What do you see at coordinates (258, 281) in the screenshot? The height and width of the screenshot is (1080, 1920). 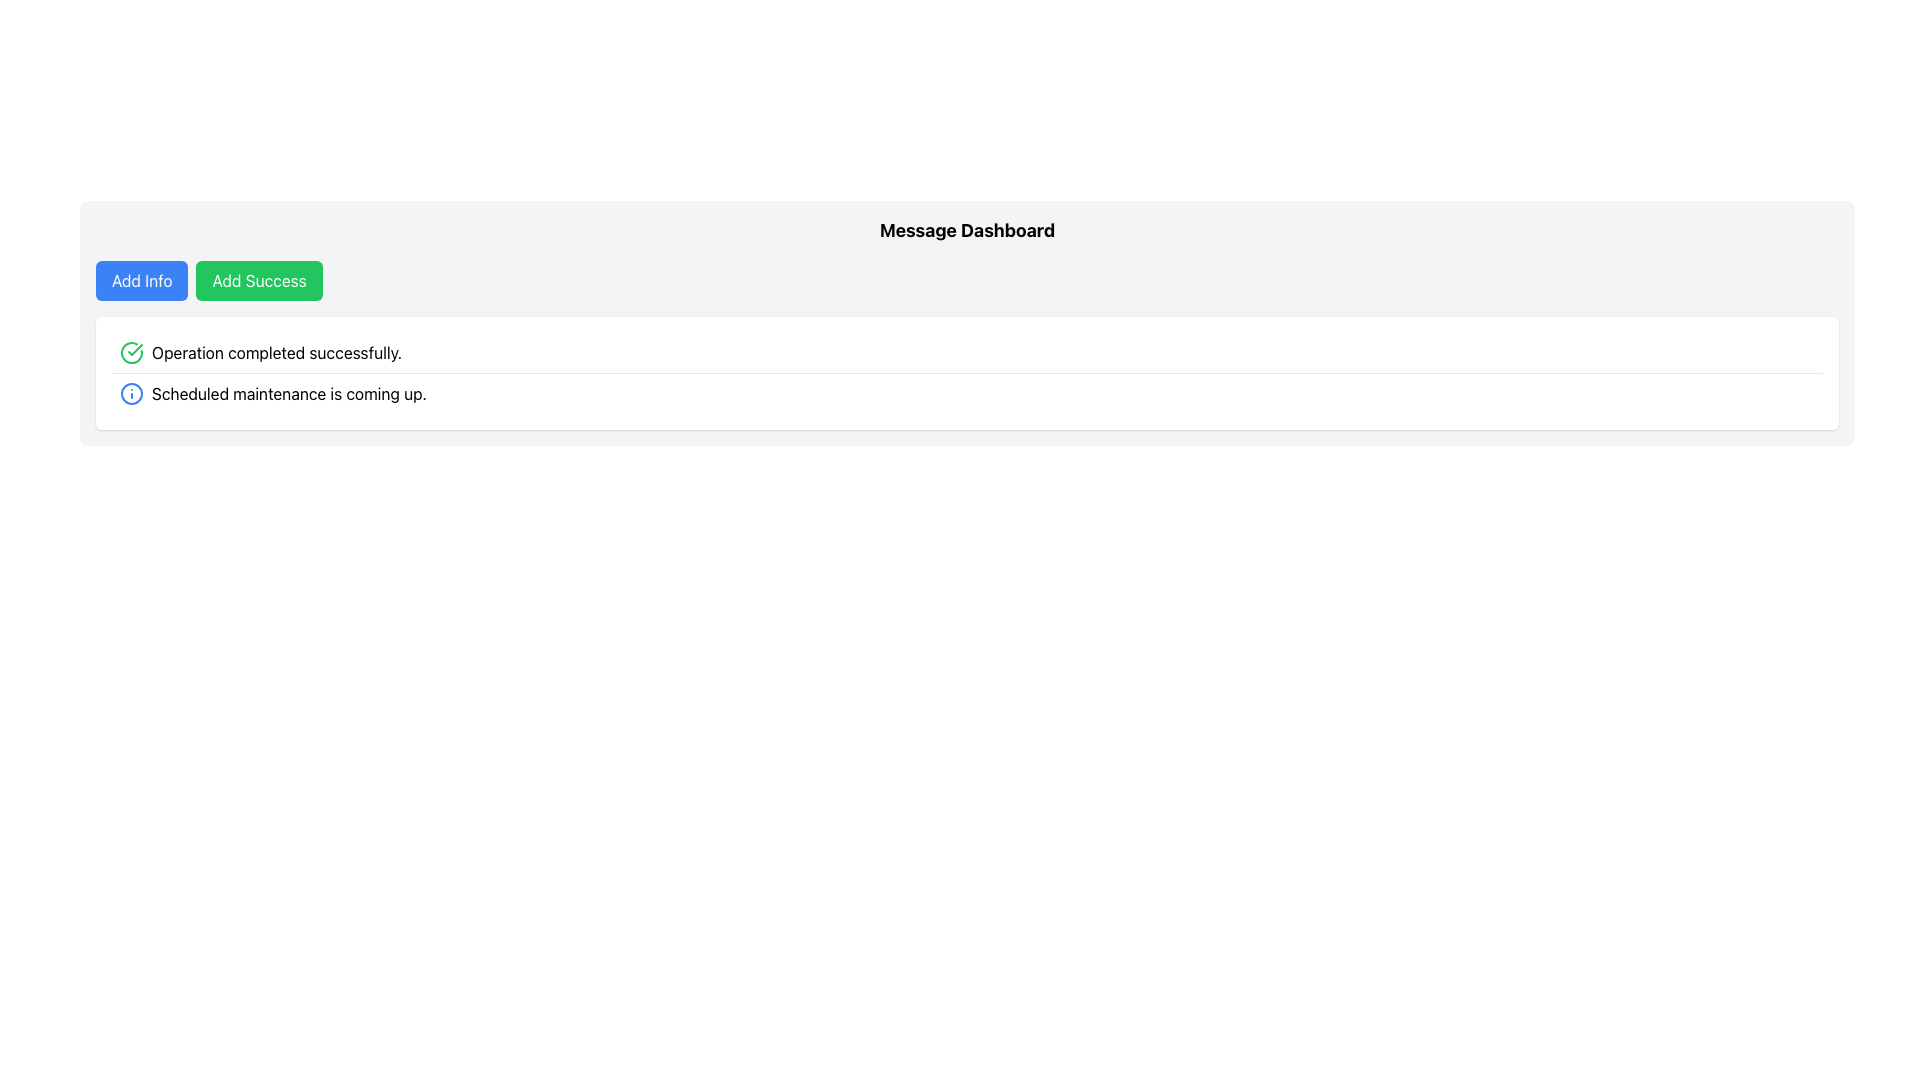 I see `the green rectangular button labeled 'Add Success'` at bounding box center [258, 281].